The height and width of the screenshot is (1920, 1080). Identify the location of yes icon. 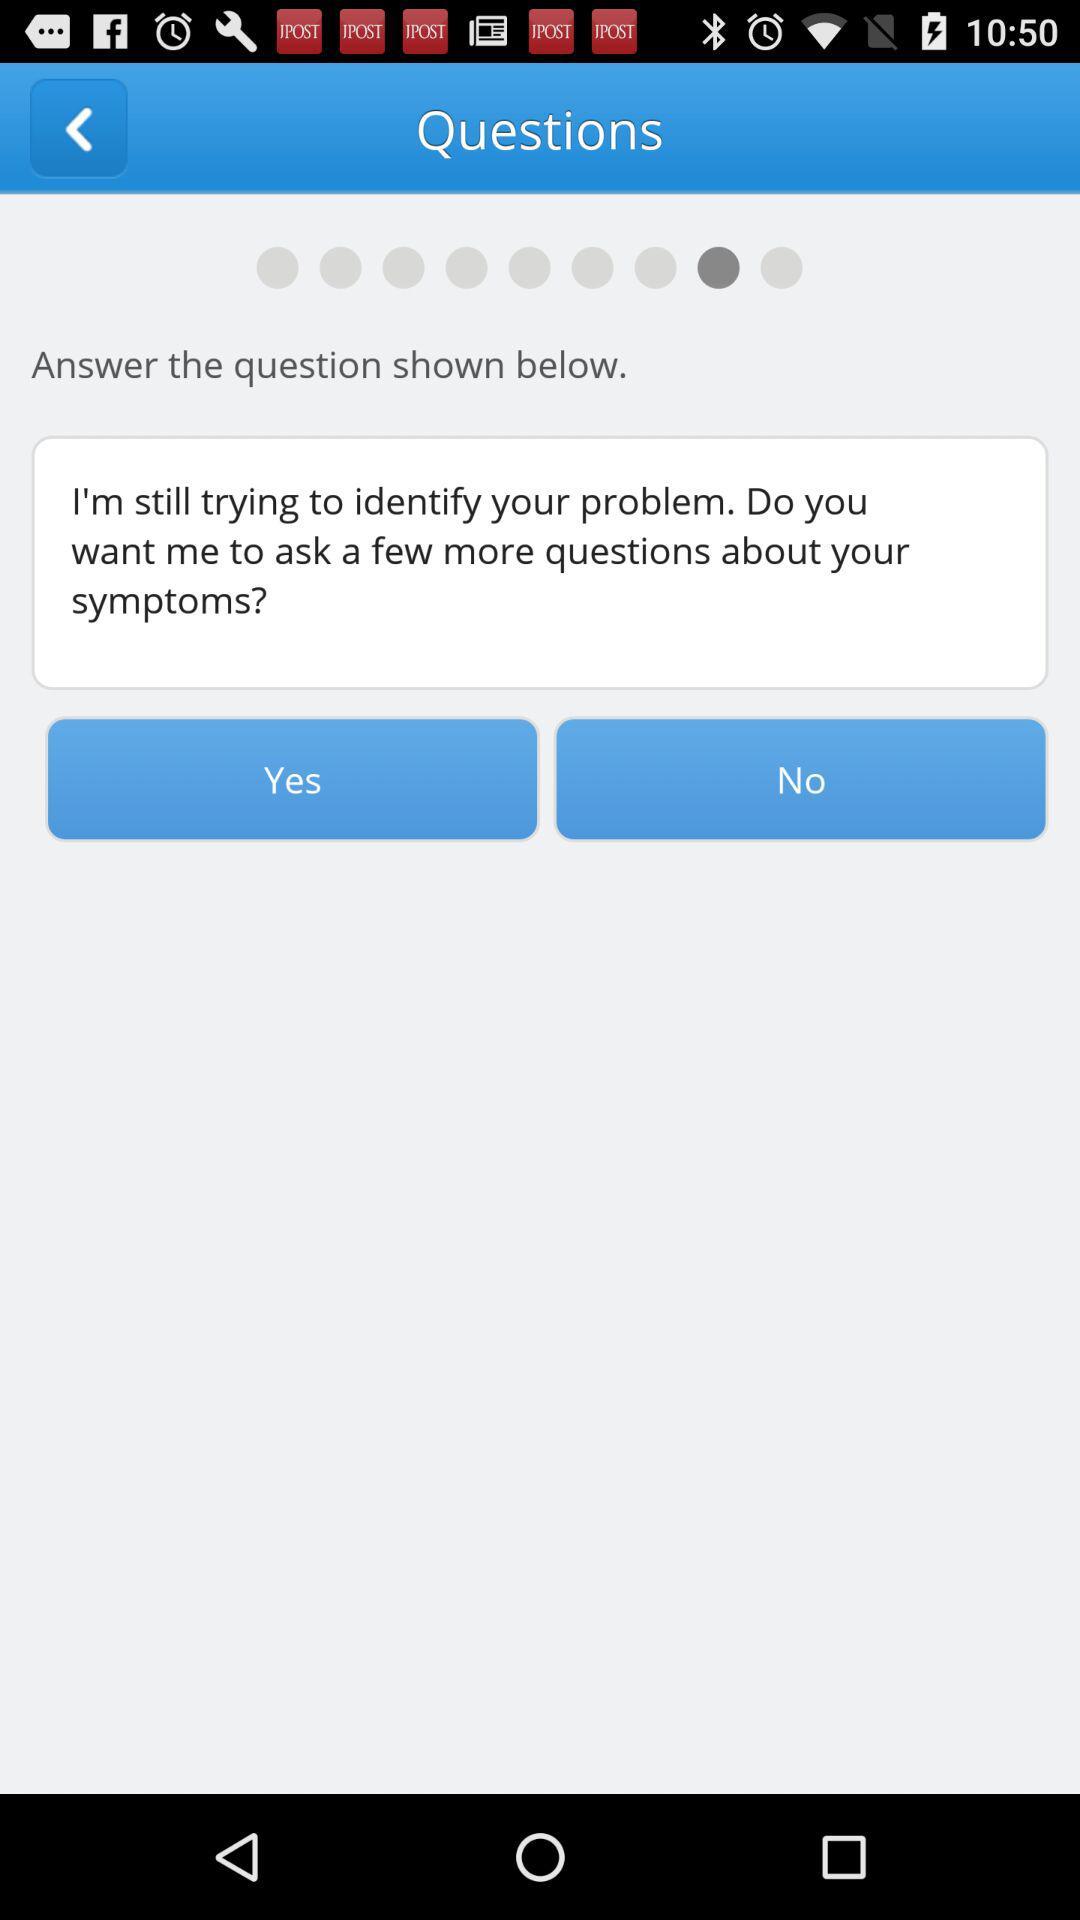
(292, 778).